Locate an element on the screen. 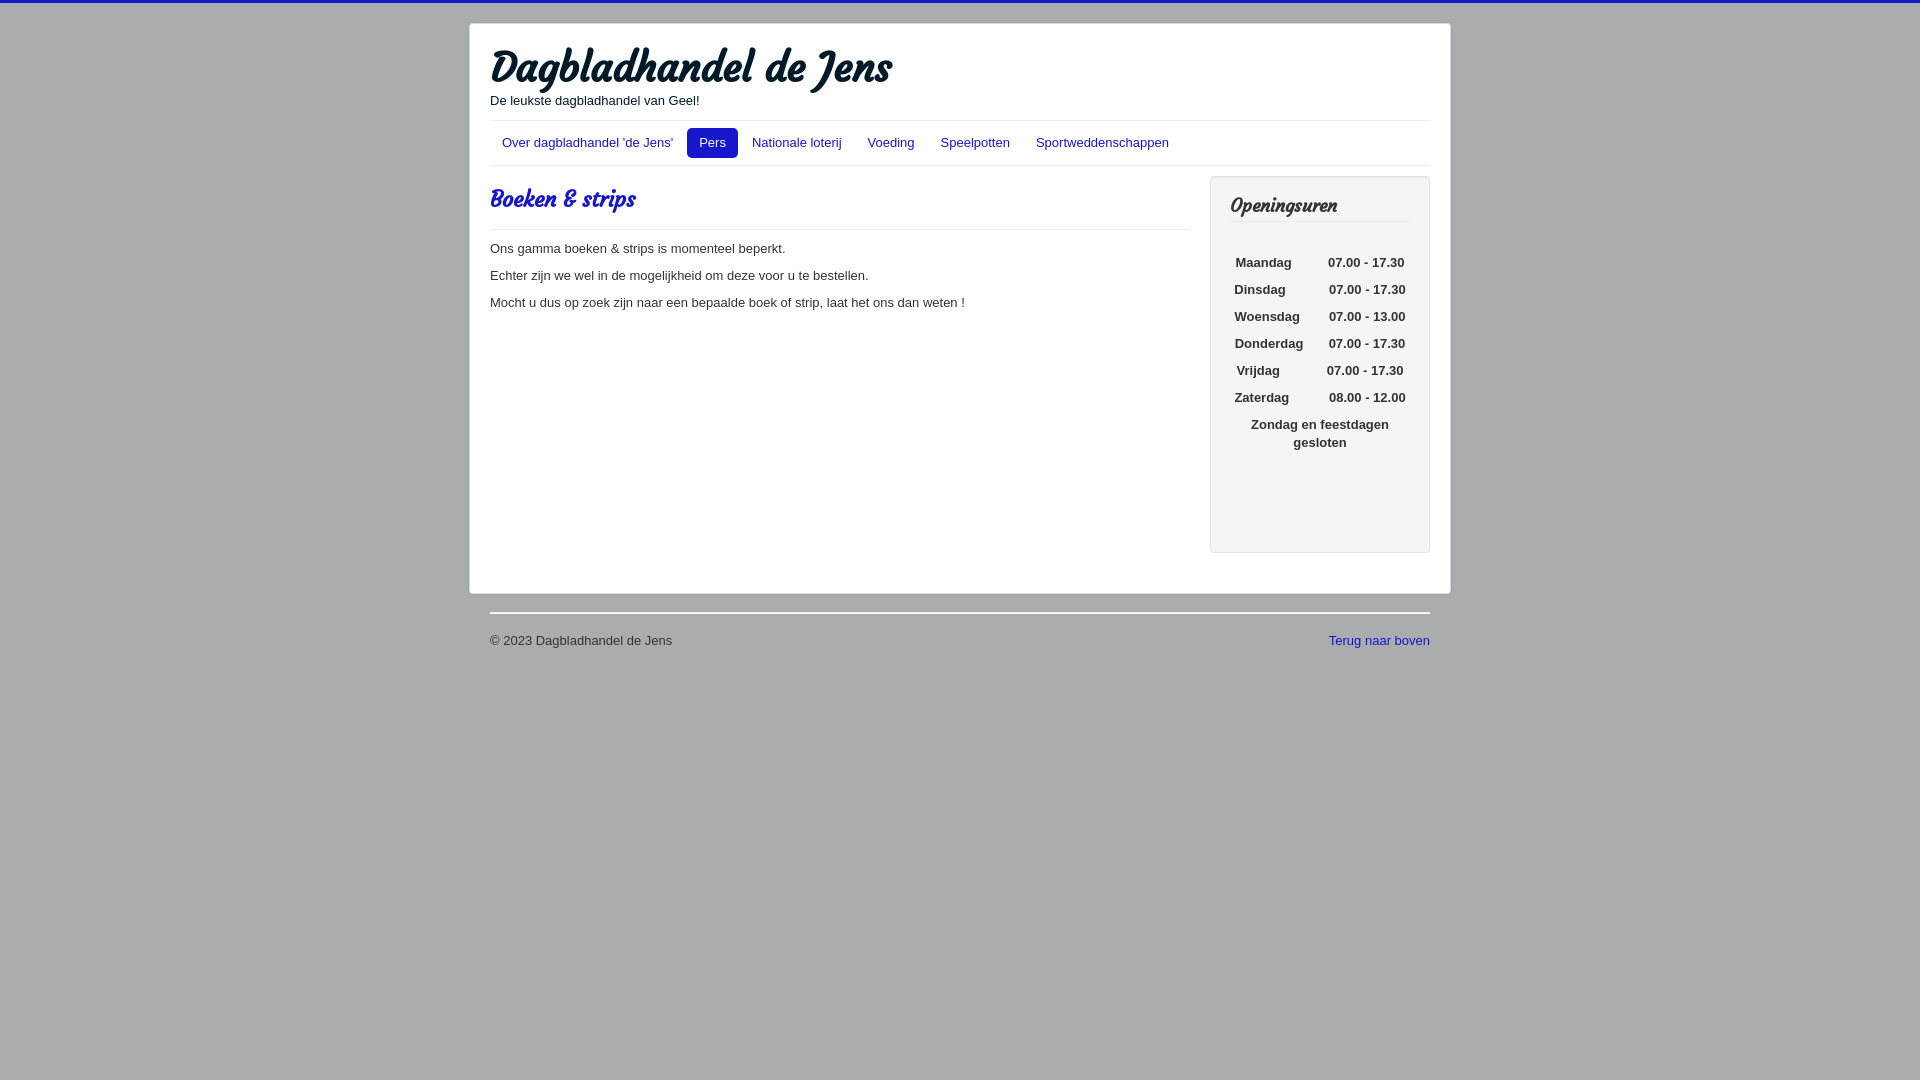 The width and height of the screenshot is (1920, 1080). 'Voeding' is located at coordinates (890, 141).